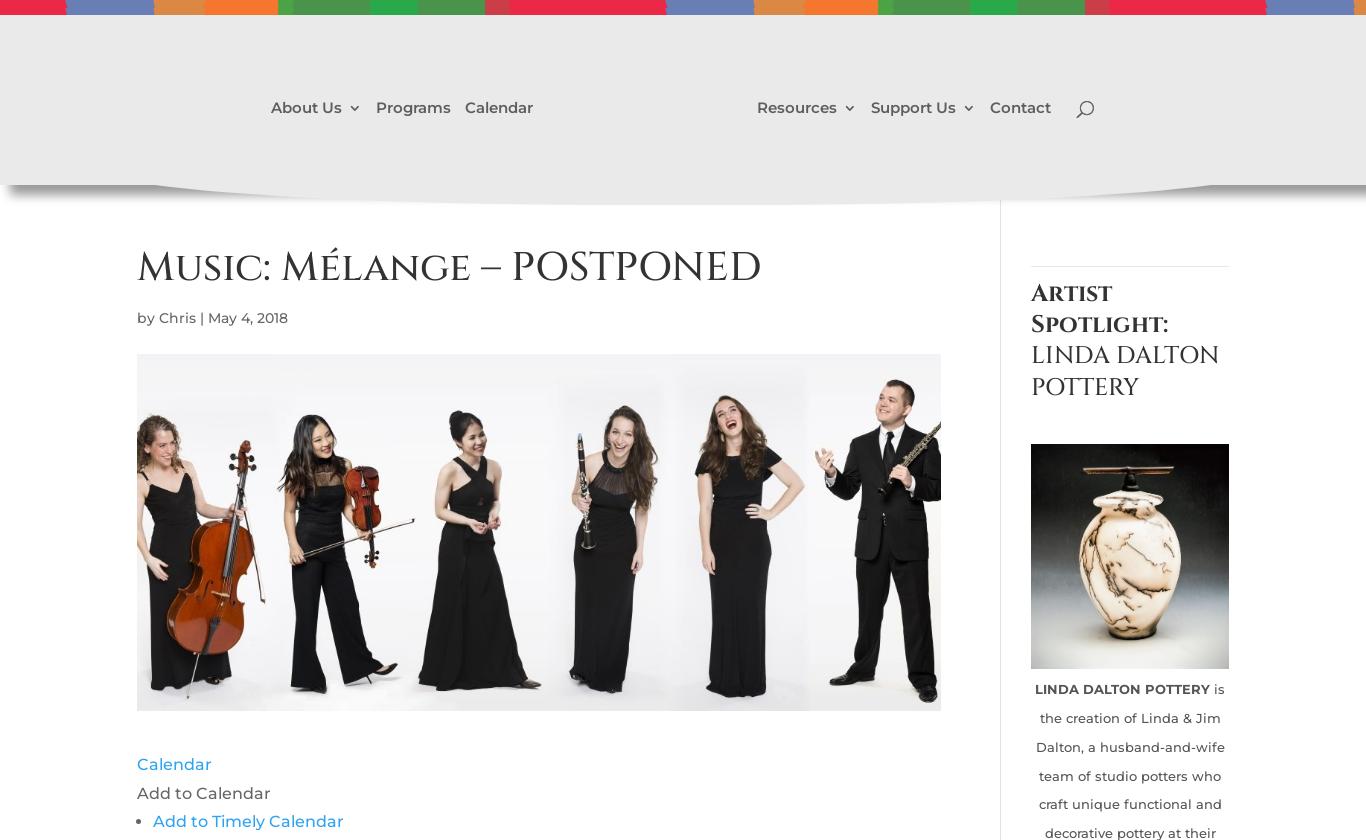 The width and height of the screenshot is (1366, 840). What do you see at coordinates (201, 792) in the screenshot?
I see `'Add to Calendar'` at bounding box center [201, 792].